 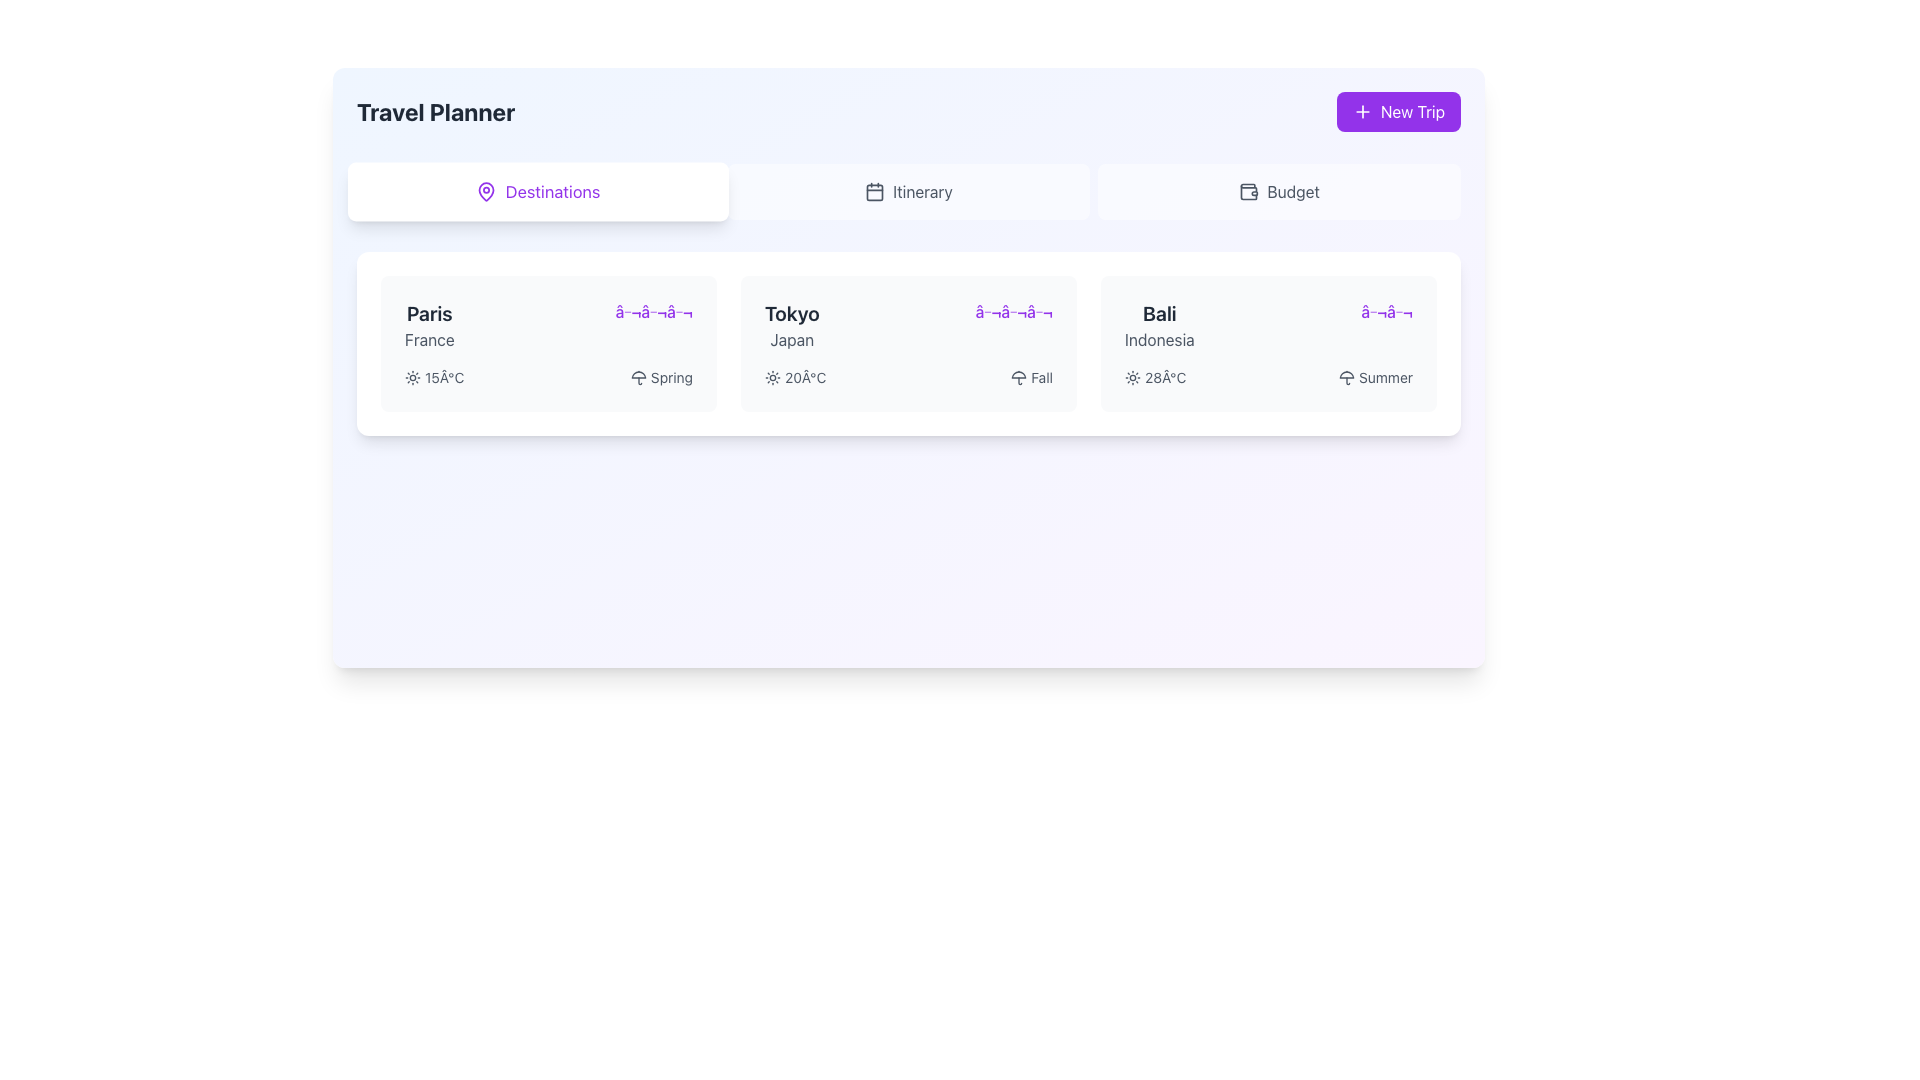 What do you see at coordinates (1032, 378) in the screenshot?
I see `the informational text label with icon indicating the season associated with the destination 'Tokyo', located to the right of '20°C' in the lower half of the card` at bounding box center [1032, 378].